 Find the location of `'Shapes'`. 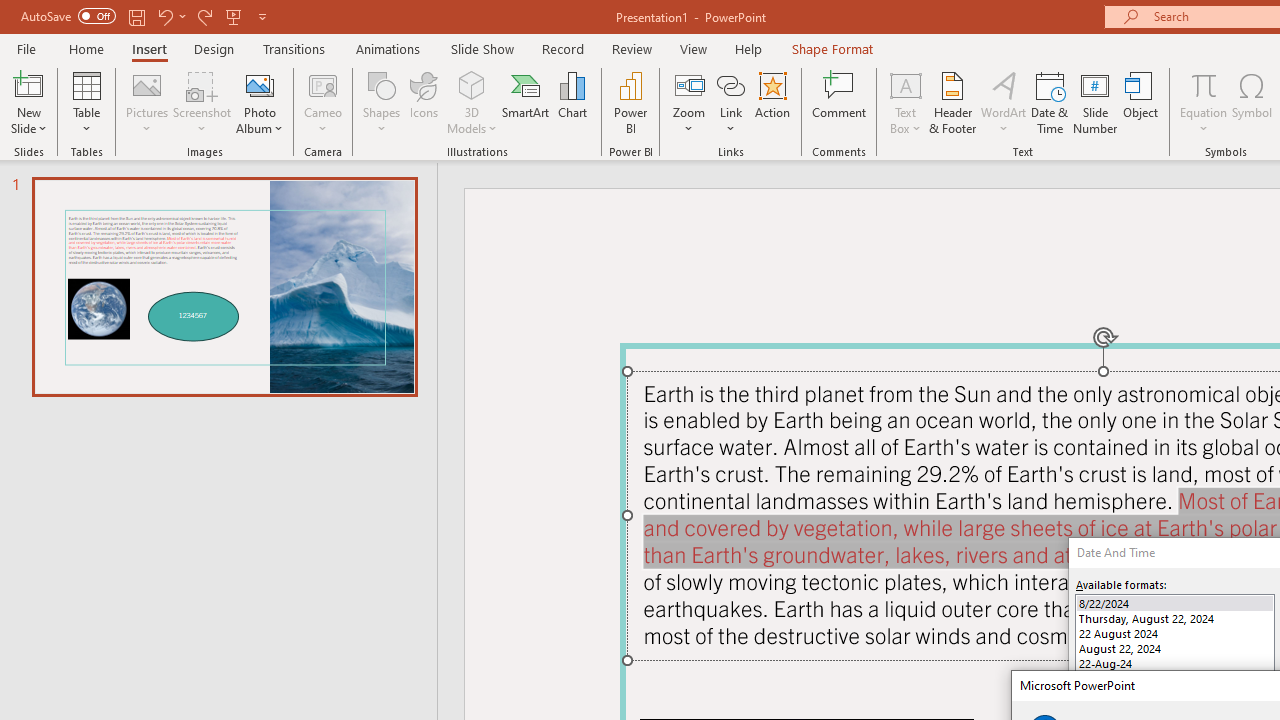

'Shapes' is located at coordinates (382, 103).